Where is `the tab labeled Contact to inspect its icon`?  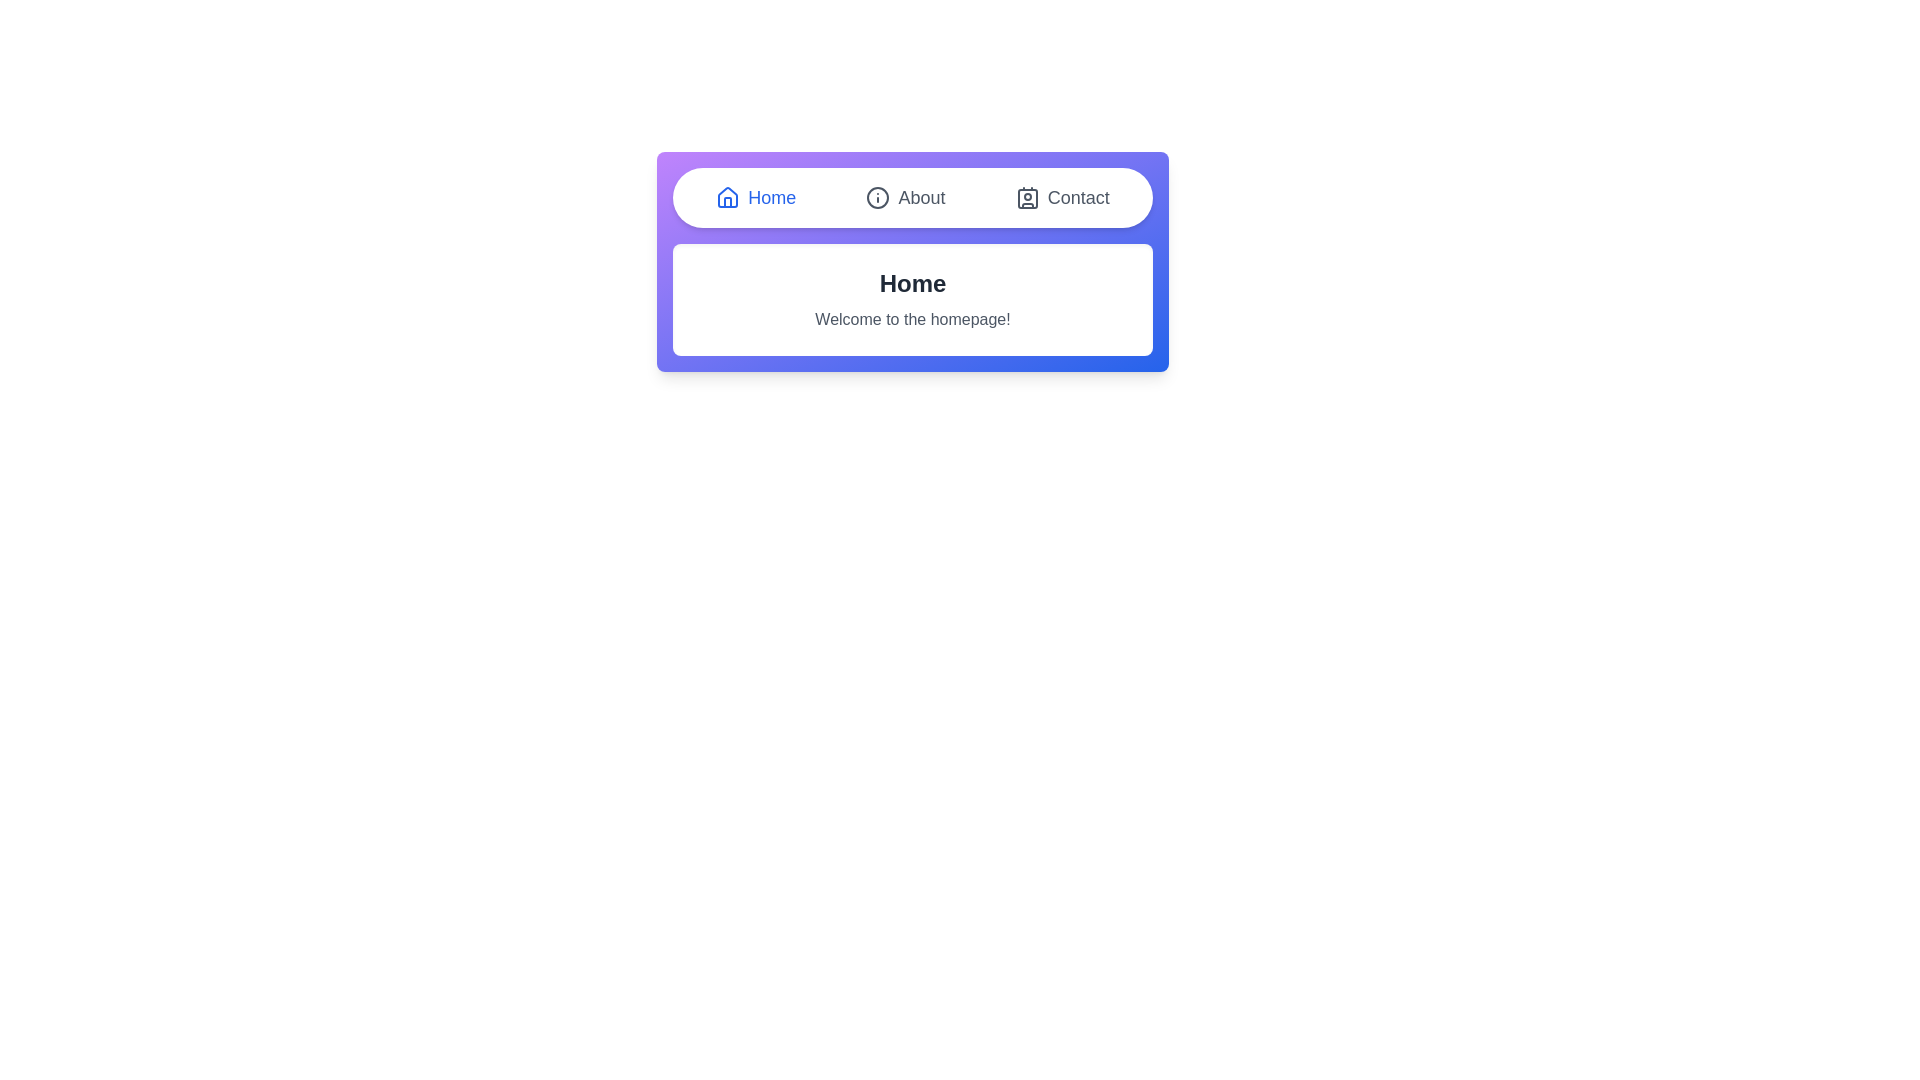 the tab labeled Contact to inspect its icon is located at coordinates (1061, 197).